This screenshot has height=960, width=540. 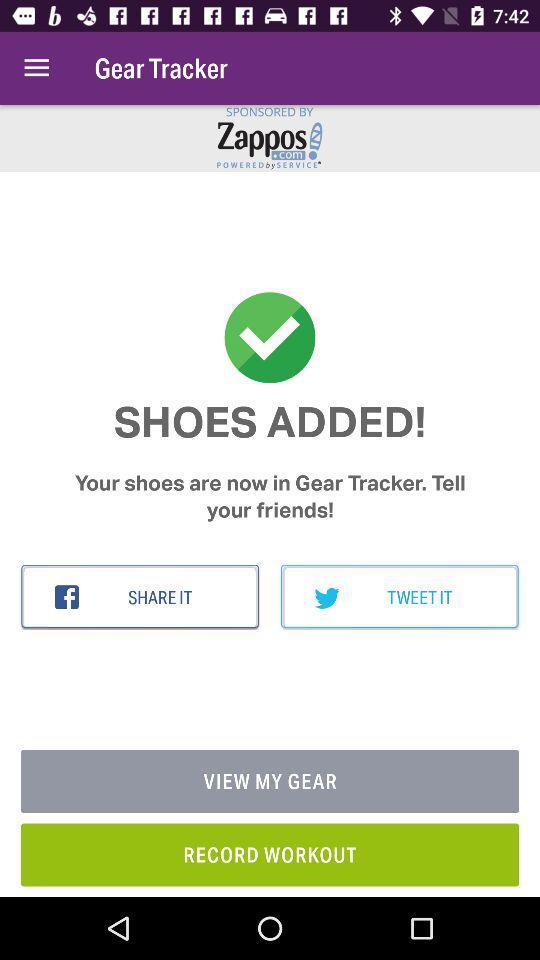 What do you see at coordinates (399, 597) in the screenshot?
I see `item on the right` at bounding box center [399, 597].